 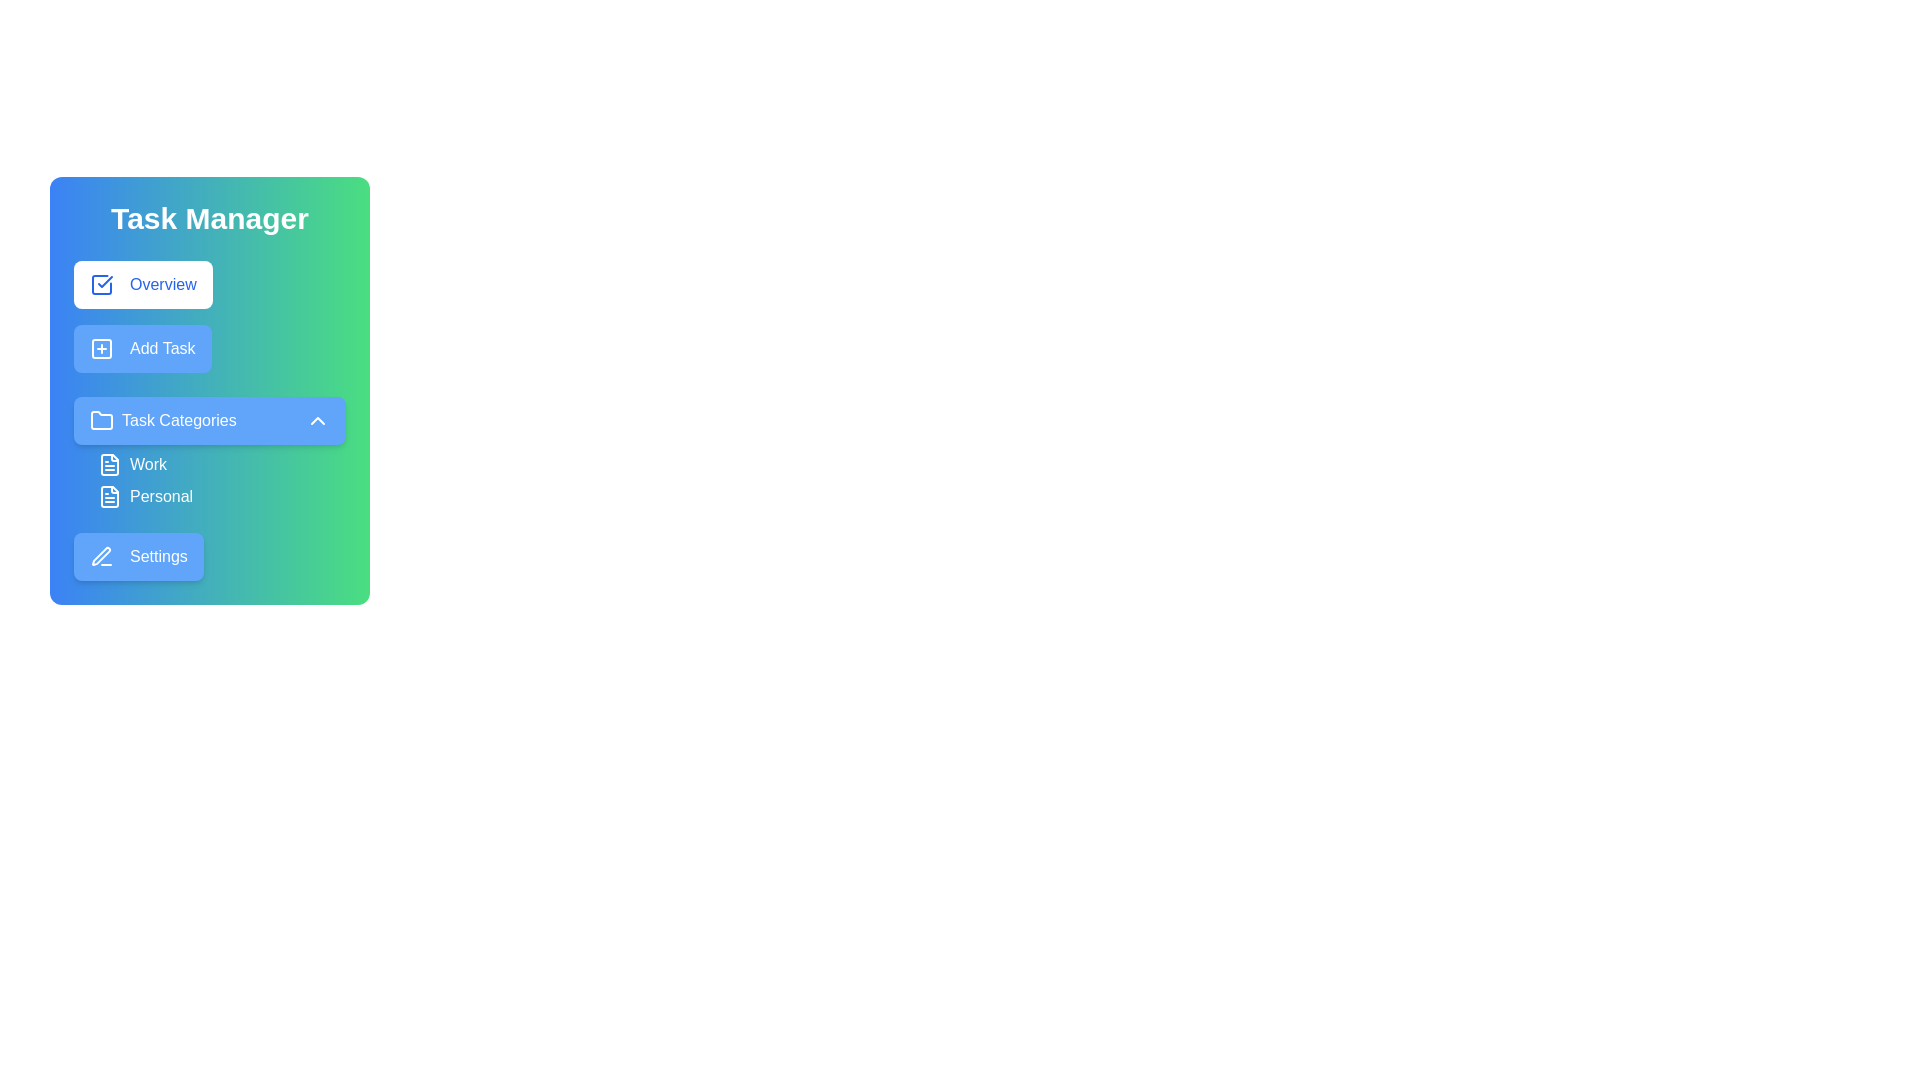 I want to click on the 'Task Categories' button, which is a rectangular button with a blue background and white text, located in the vertical navigation menu under the 'Task Manager' heading, so click(x=210, y=419).